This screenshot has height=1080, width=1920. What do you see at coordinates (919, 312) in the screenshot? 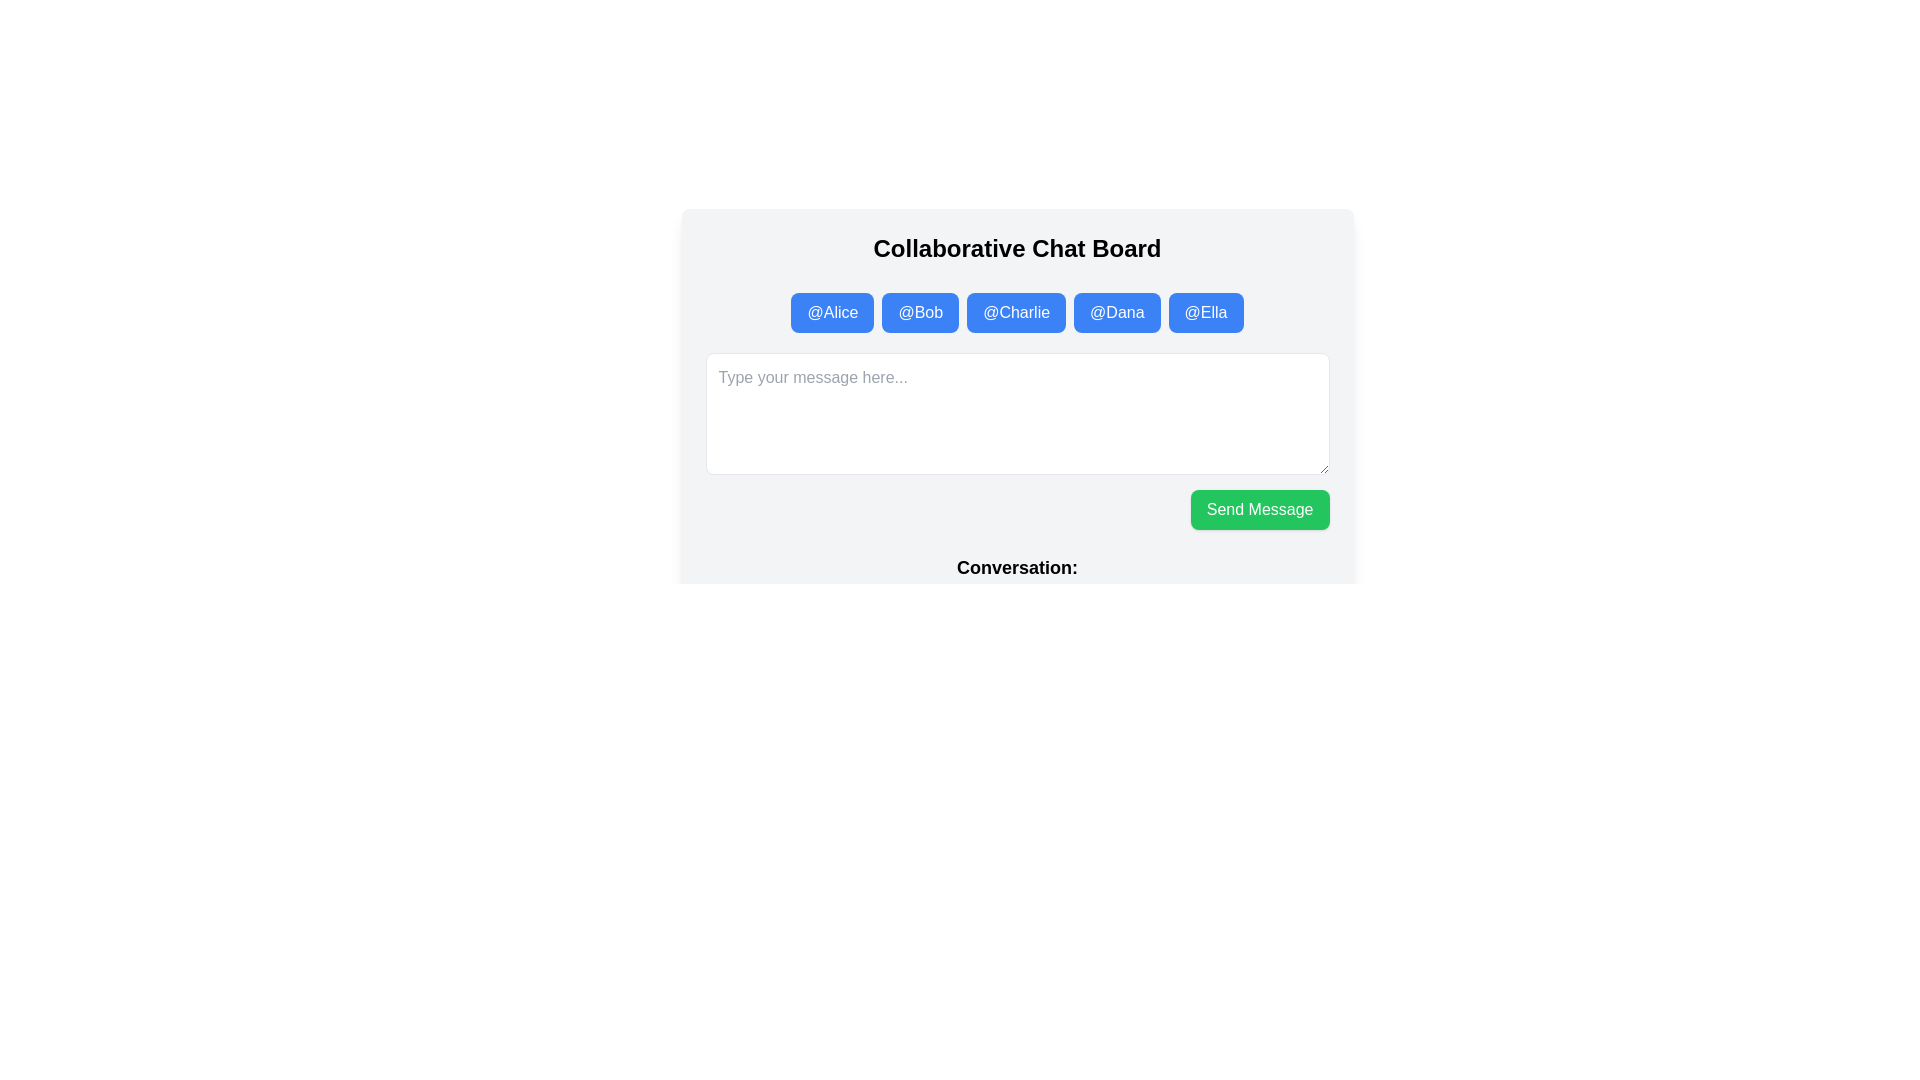
I see `the button representing the user handle '@Bob', located between the buttons '@Alice' and '@Charlie' under the title 'Collaborative Chat Board'` at bounding box center [919, 312].